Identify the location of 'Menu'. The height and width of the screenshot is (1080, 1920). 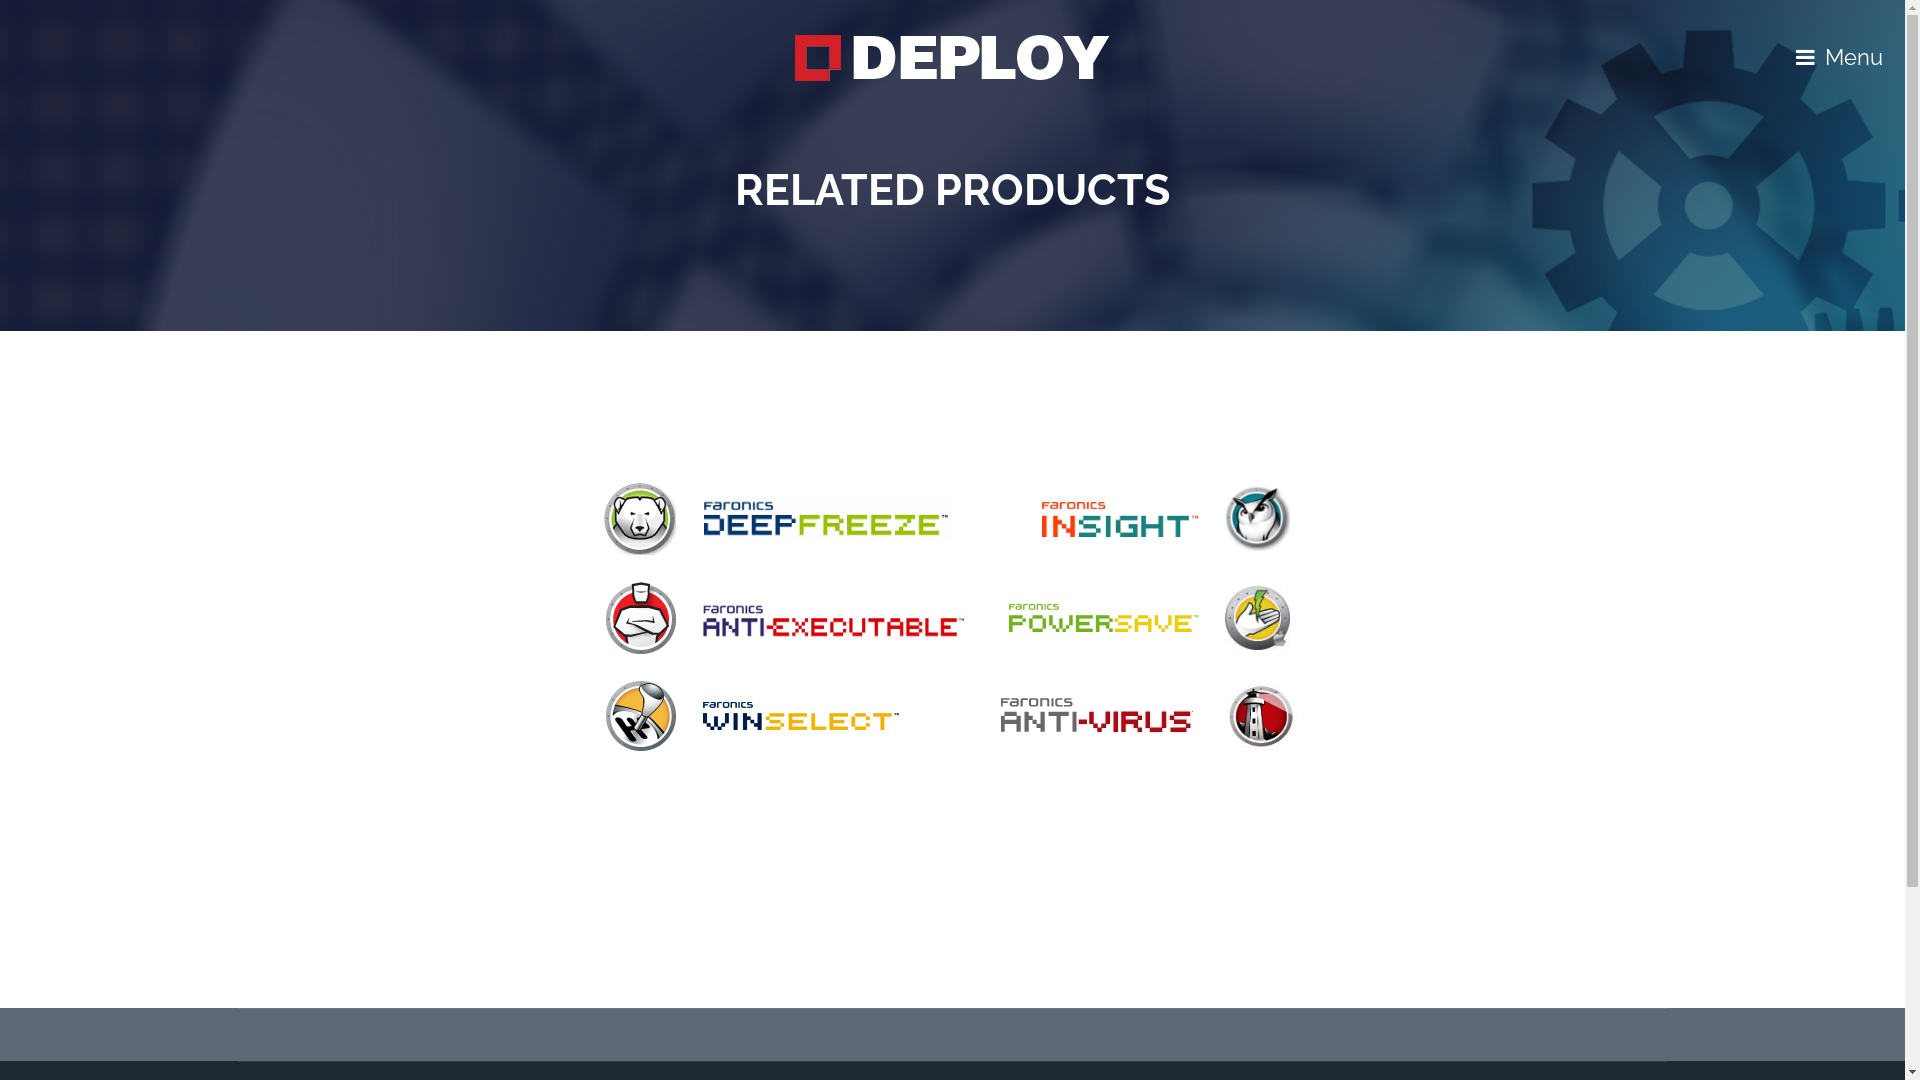
(1795, 56).